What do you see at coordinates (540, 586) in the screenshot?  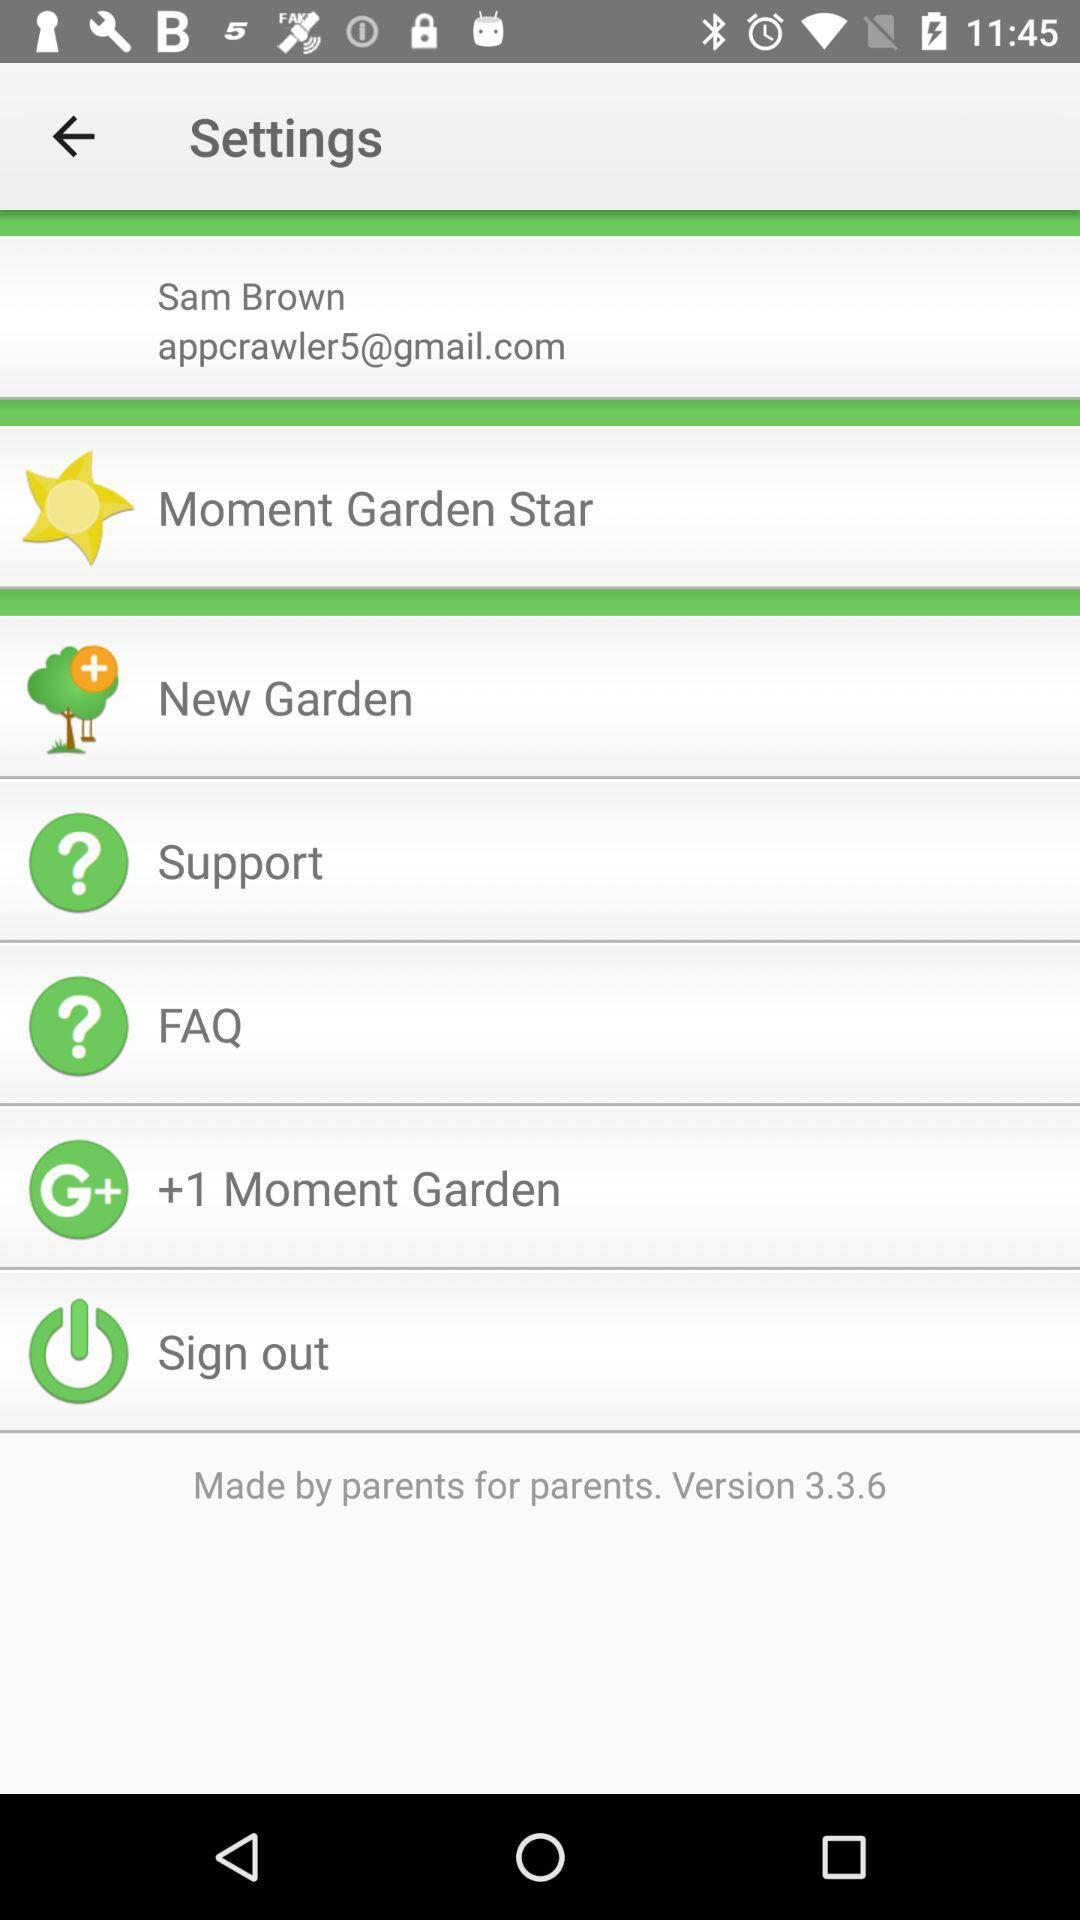 I see `the item above the` at bounding box center [540, 586].